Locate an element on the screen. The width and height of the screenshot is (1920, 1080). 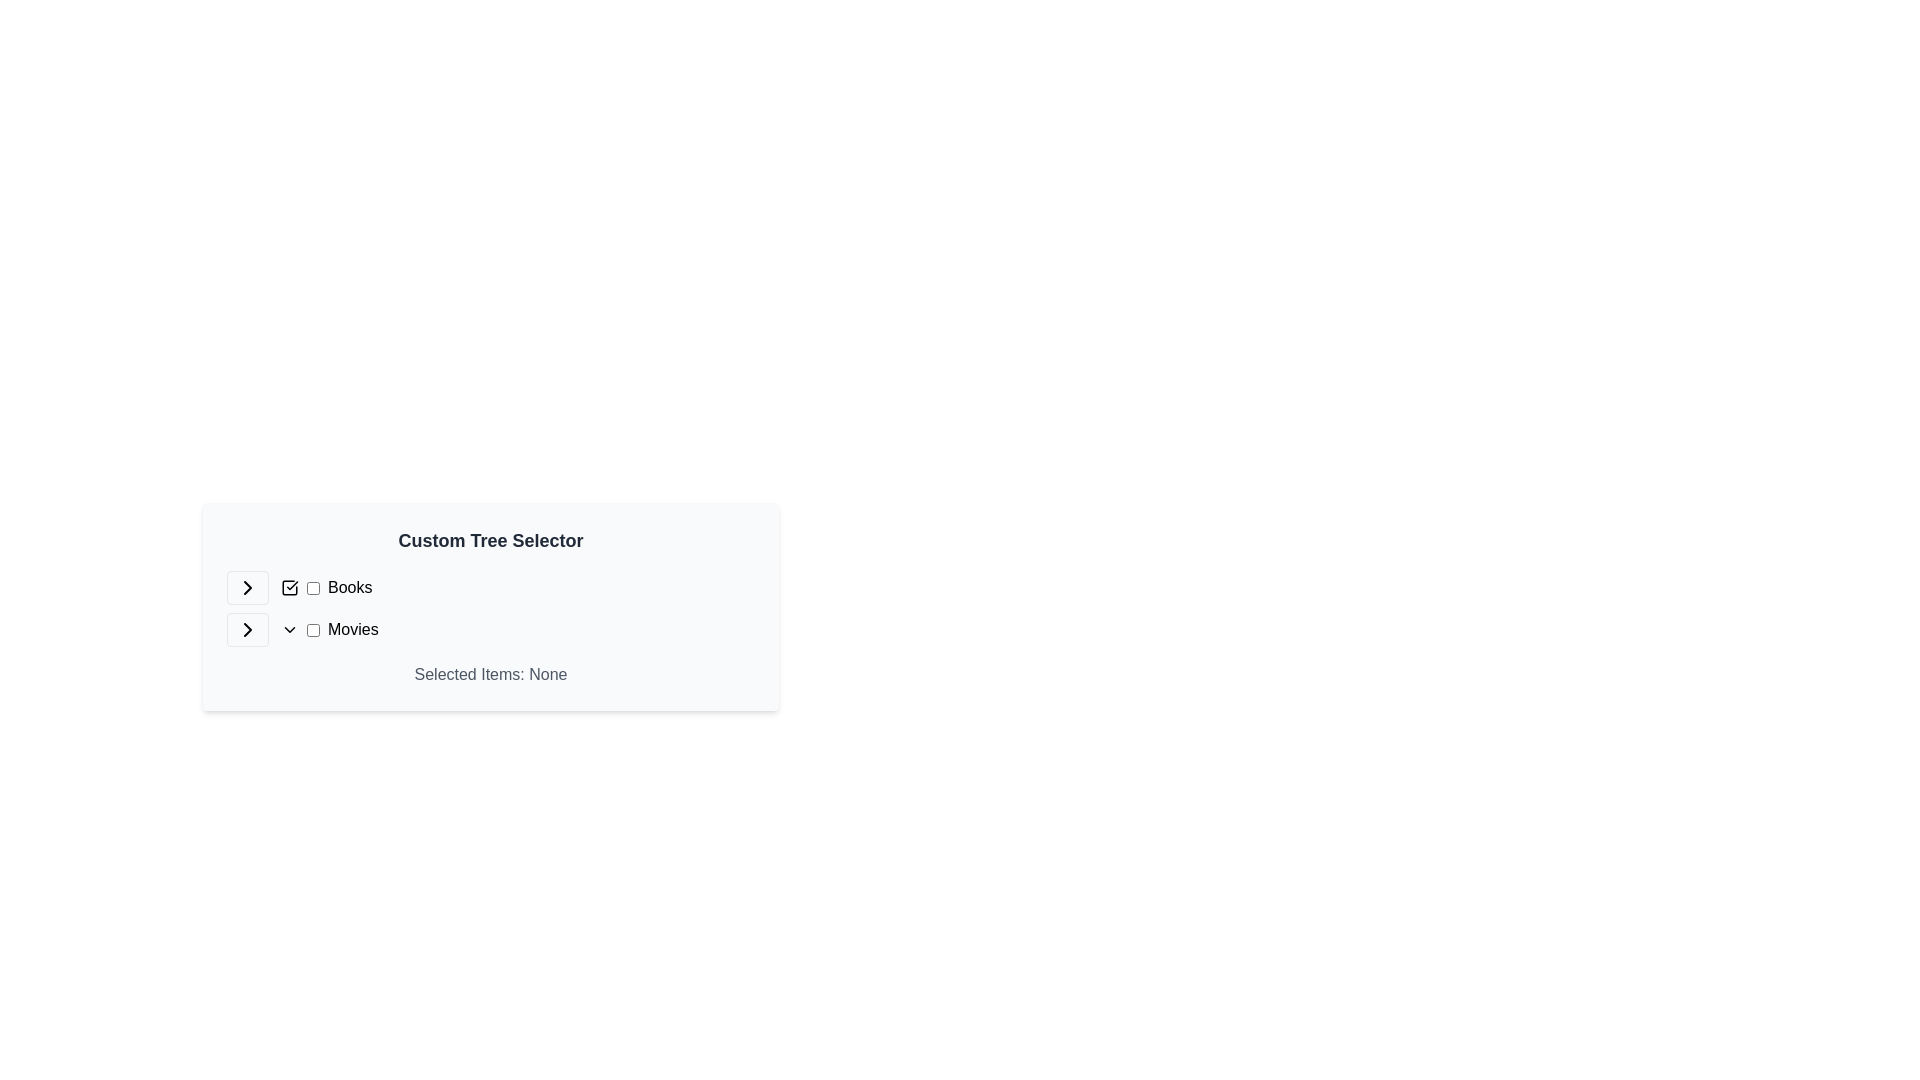
the small, square checkbox that is positioned adjacent to the 'Books' label in the Custom Tree Selector interface to focus on it is located at coordinates (312, 586).